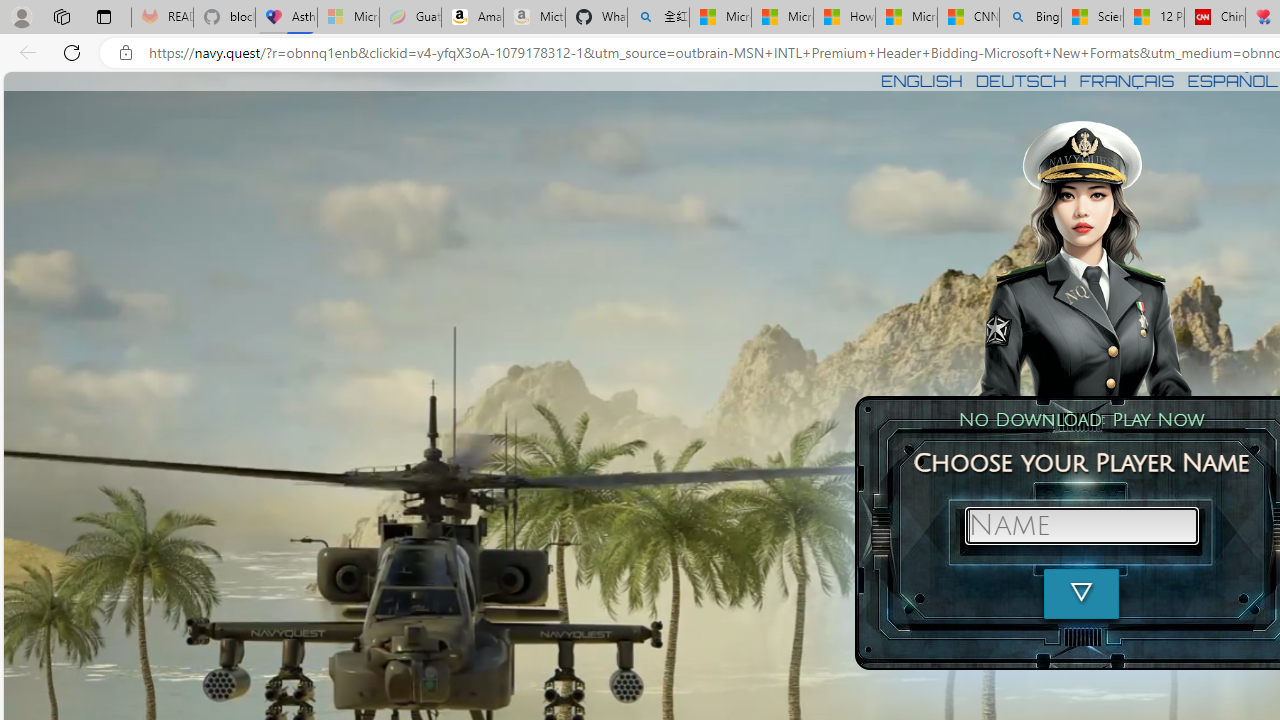 This screenshot has height=720, width=1280. I want to click on 'CNN - MSN', so click(968, 17).